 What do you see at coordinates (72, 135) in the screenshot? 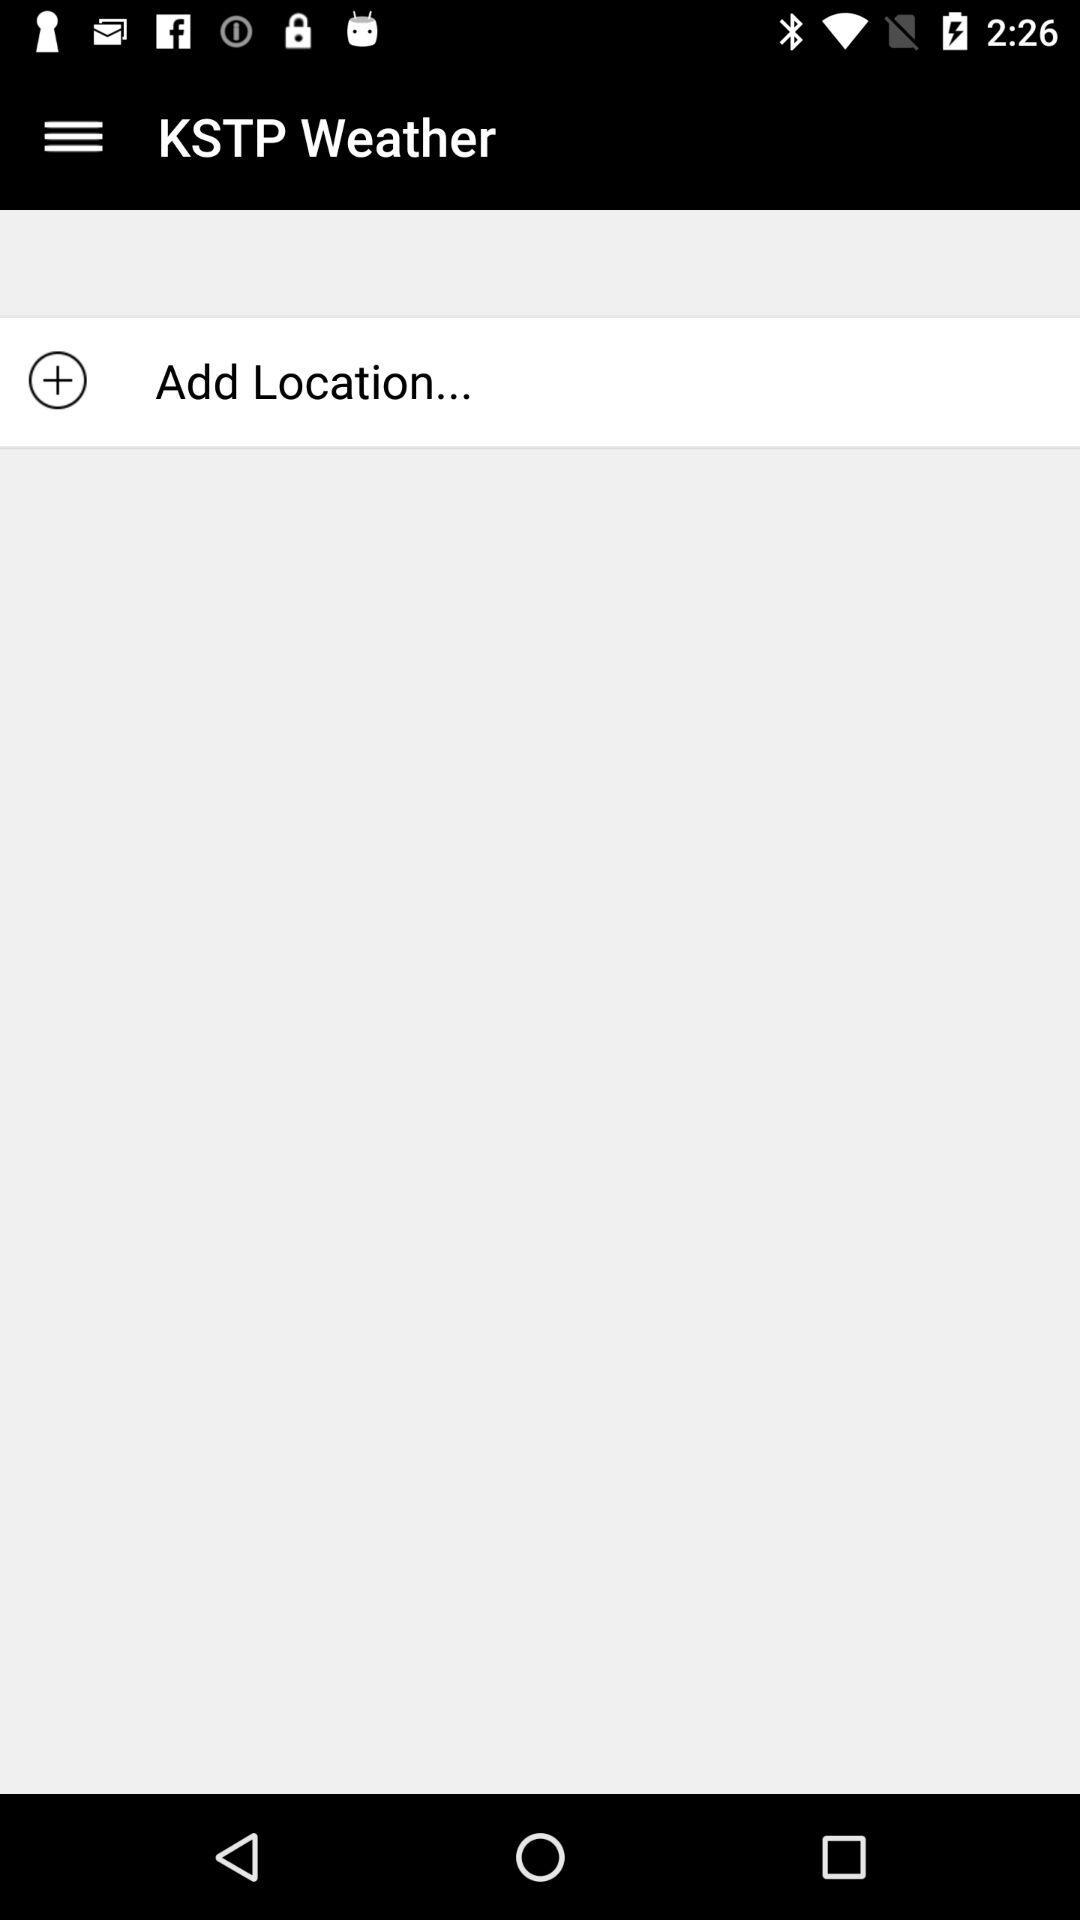
I see `more options` at bounding box center [72, 135].